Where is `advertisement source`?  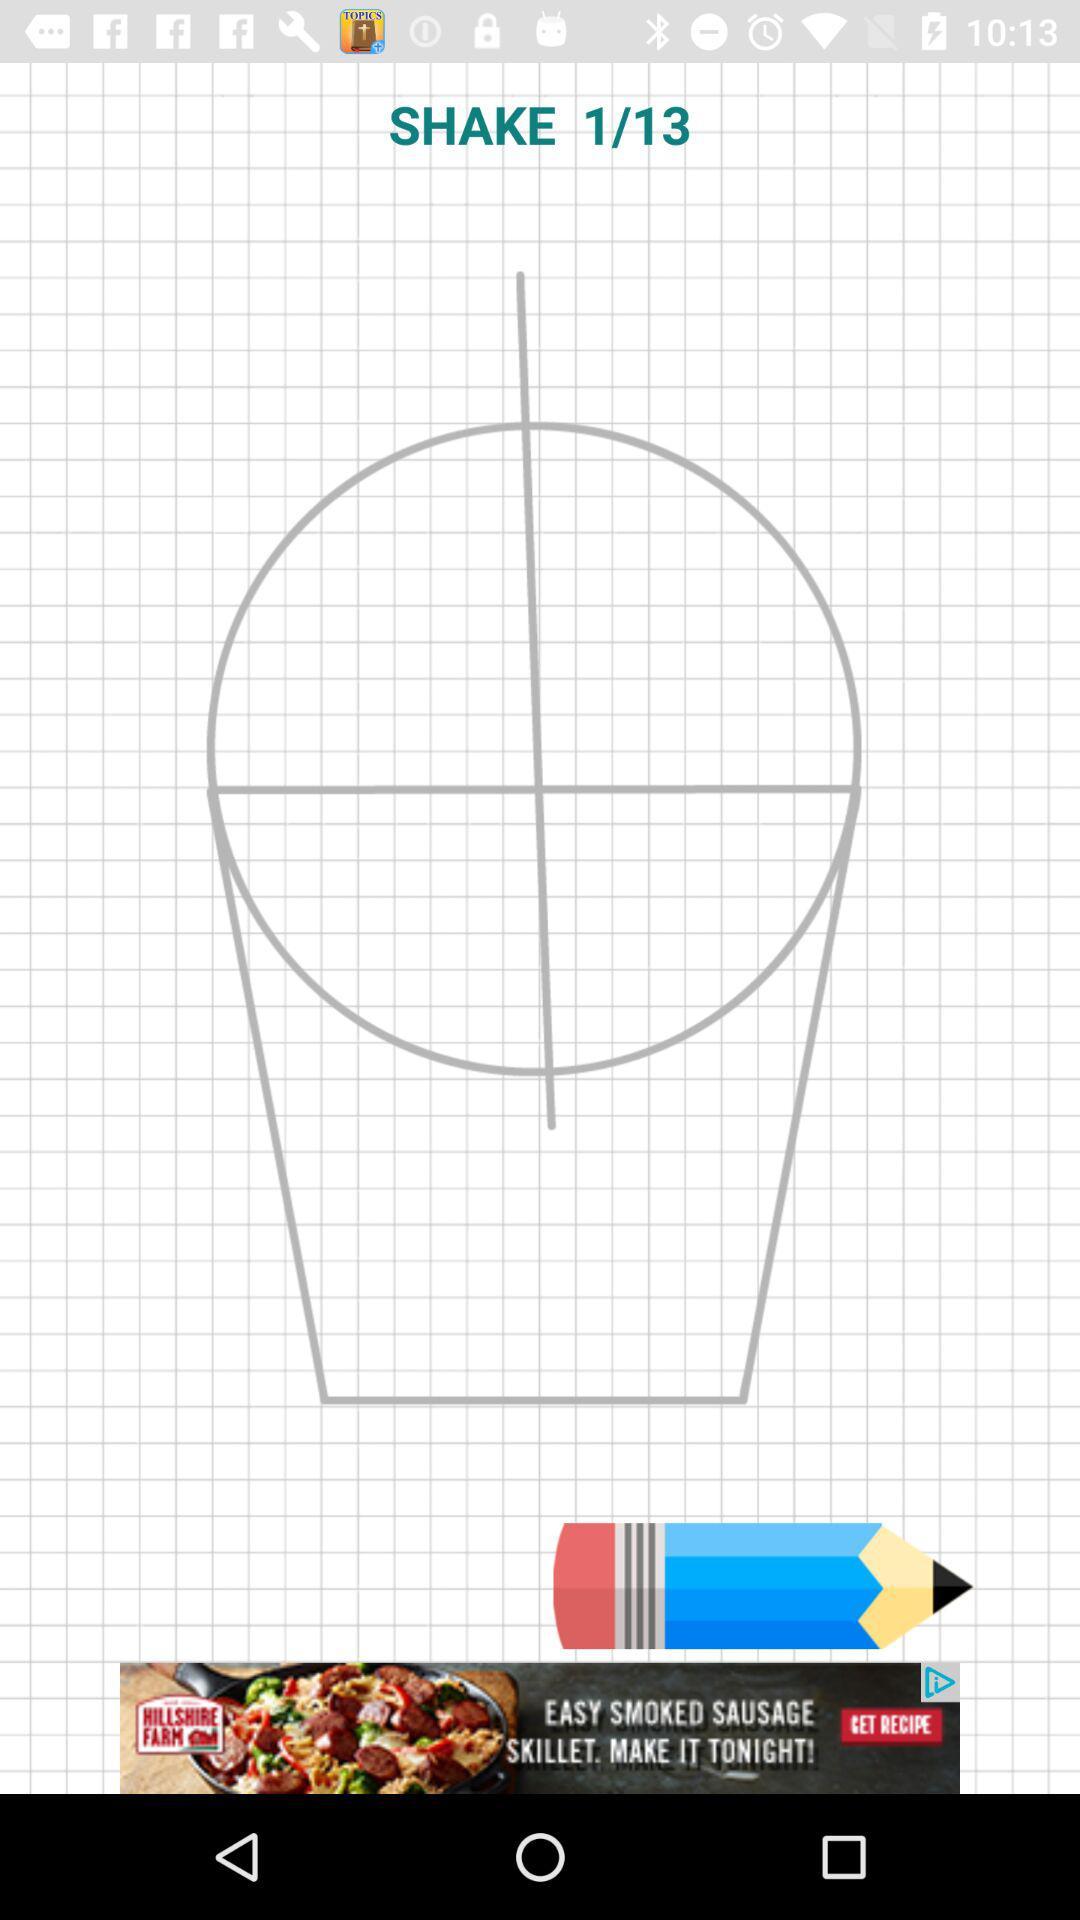
advertisement source is located at coordinates (540, 1727).